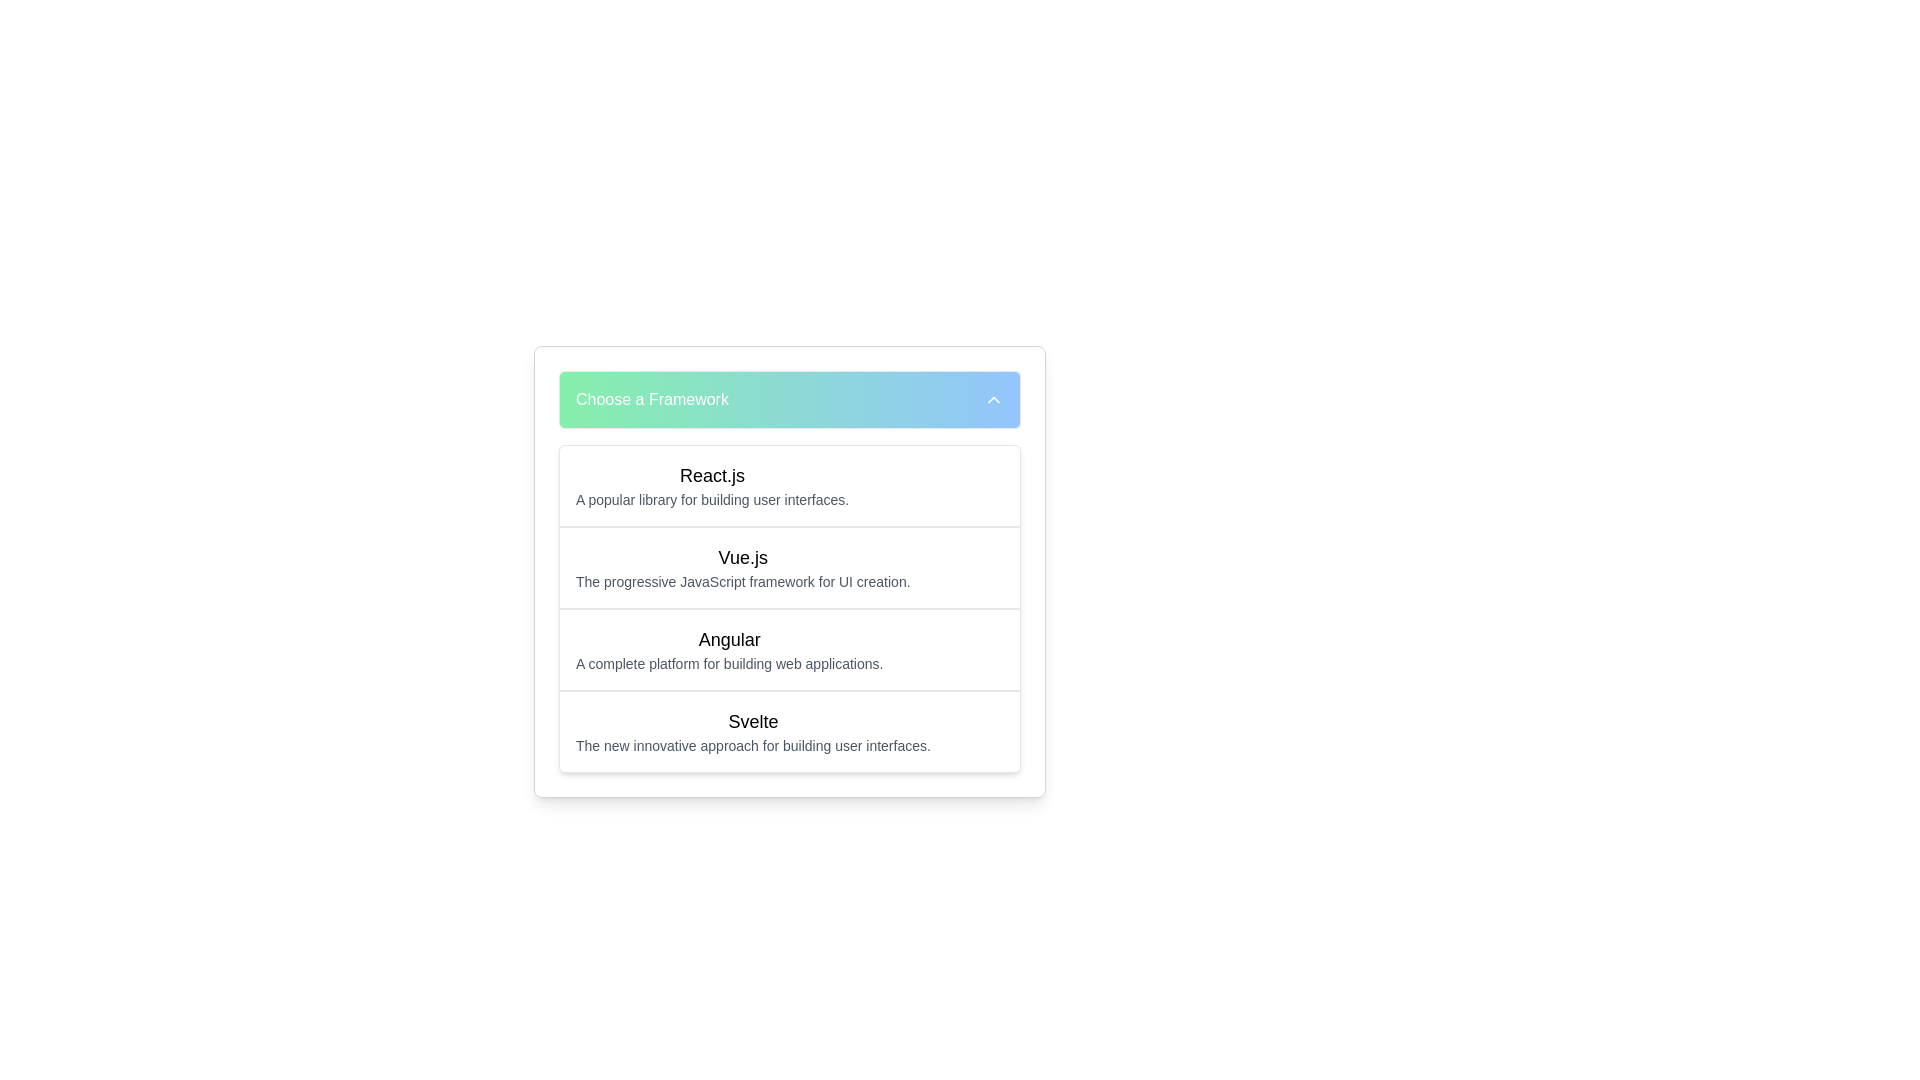 Image resolution: width=1920 pixels, height=1080 pixels. Describe the element at coordinates (728, 640) in the screenshot. I see `the 'Angular' text label, which is the title of the third item in the 'Choose a Framework' dropdown menu, to focus on its section` at that location.